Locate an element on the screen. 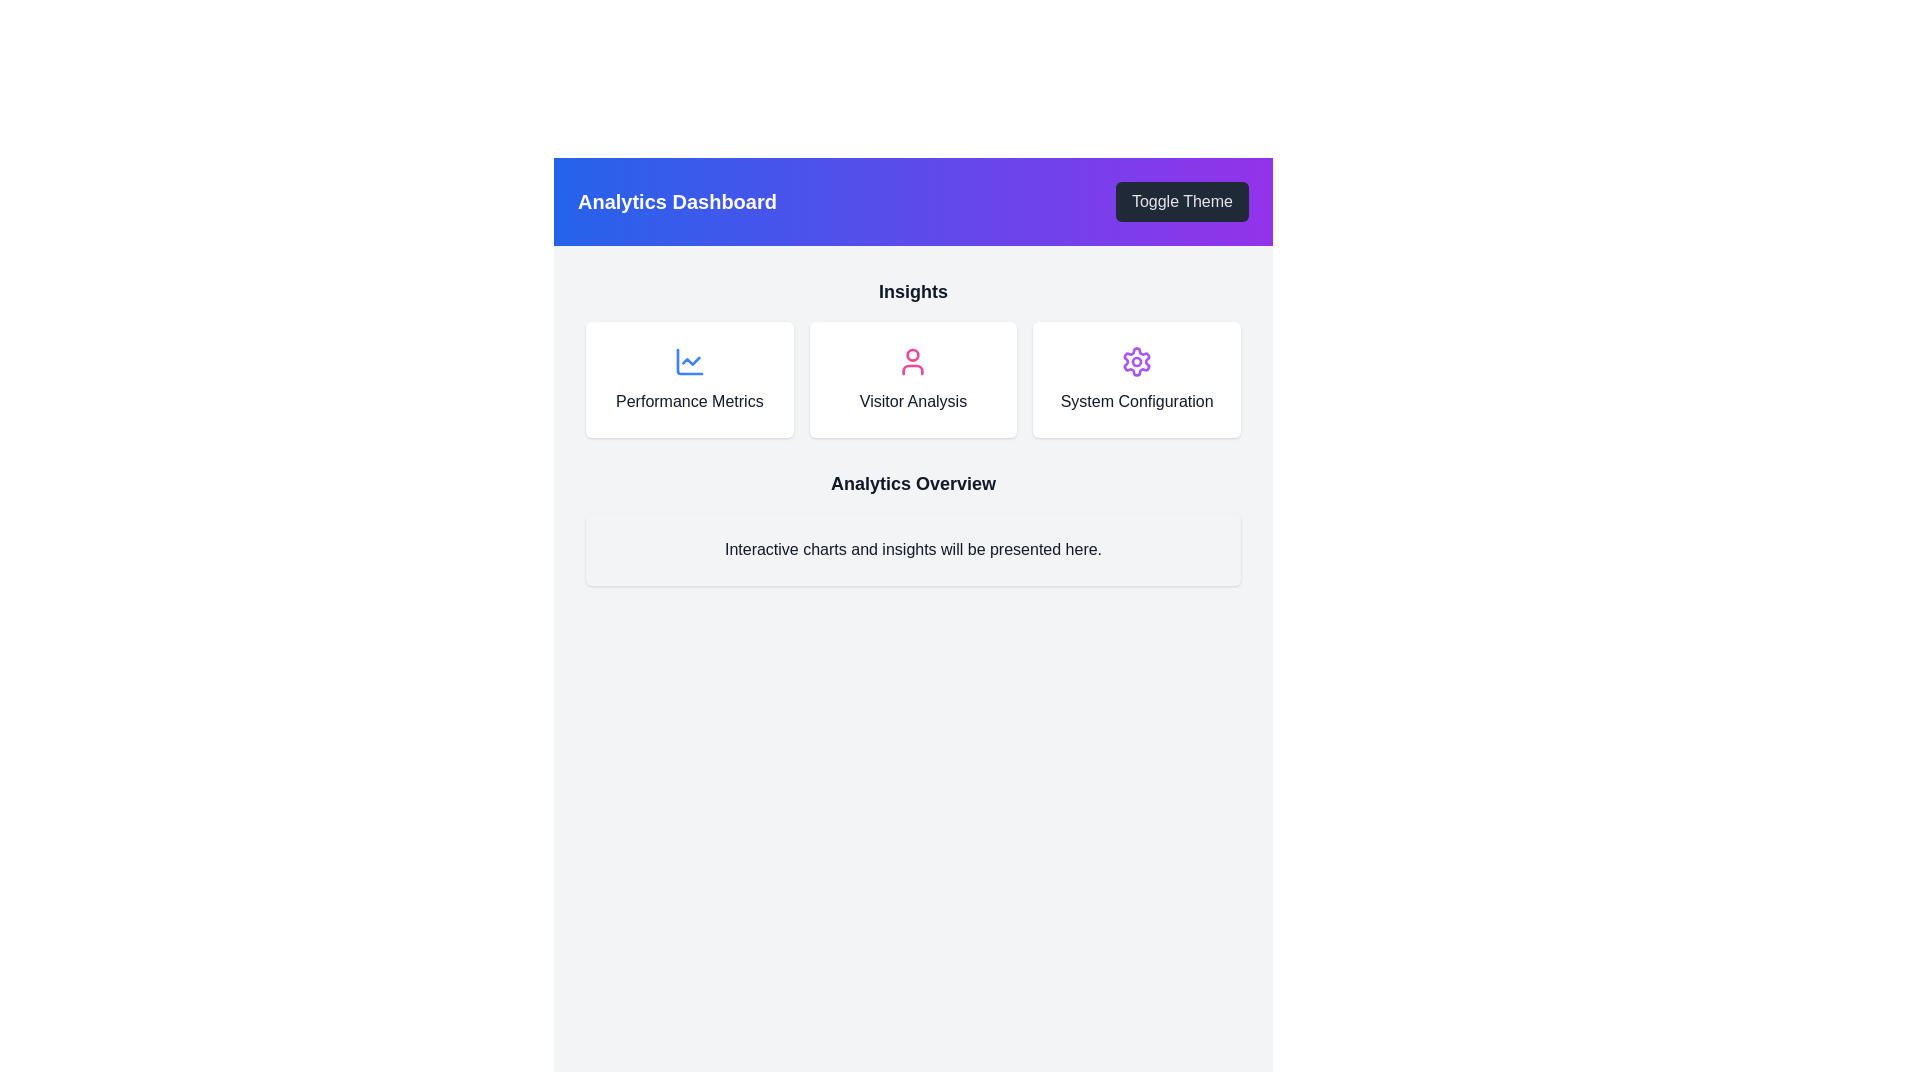  the first card in the 'Insights' section under the 'Analytics Dashboard' heading is located at coordinates (689, 380).